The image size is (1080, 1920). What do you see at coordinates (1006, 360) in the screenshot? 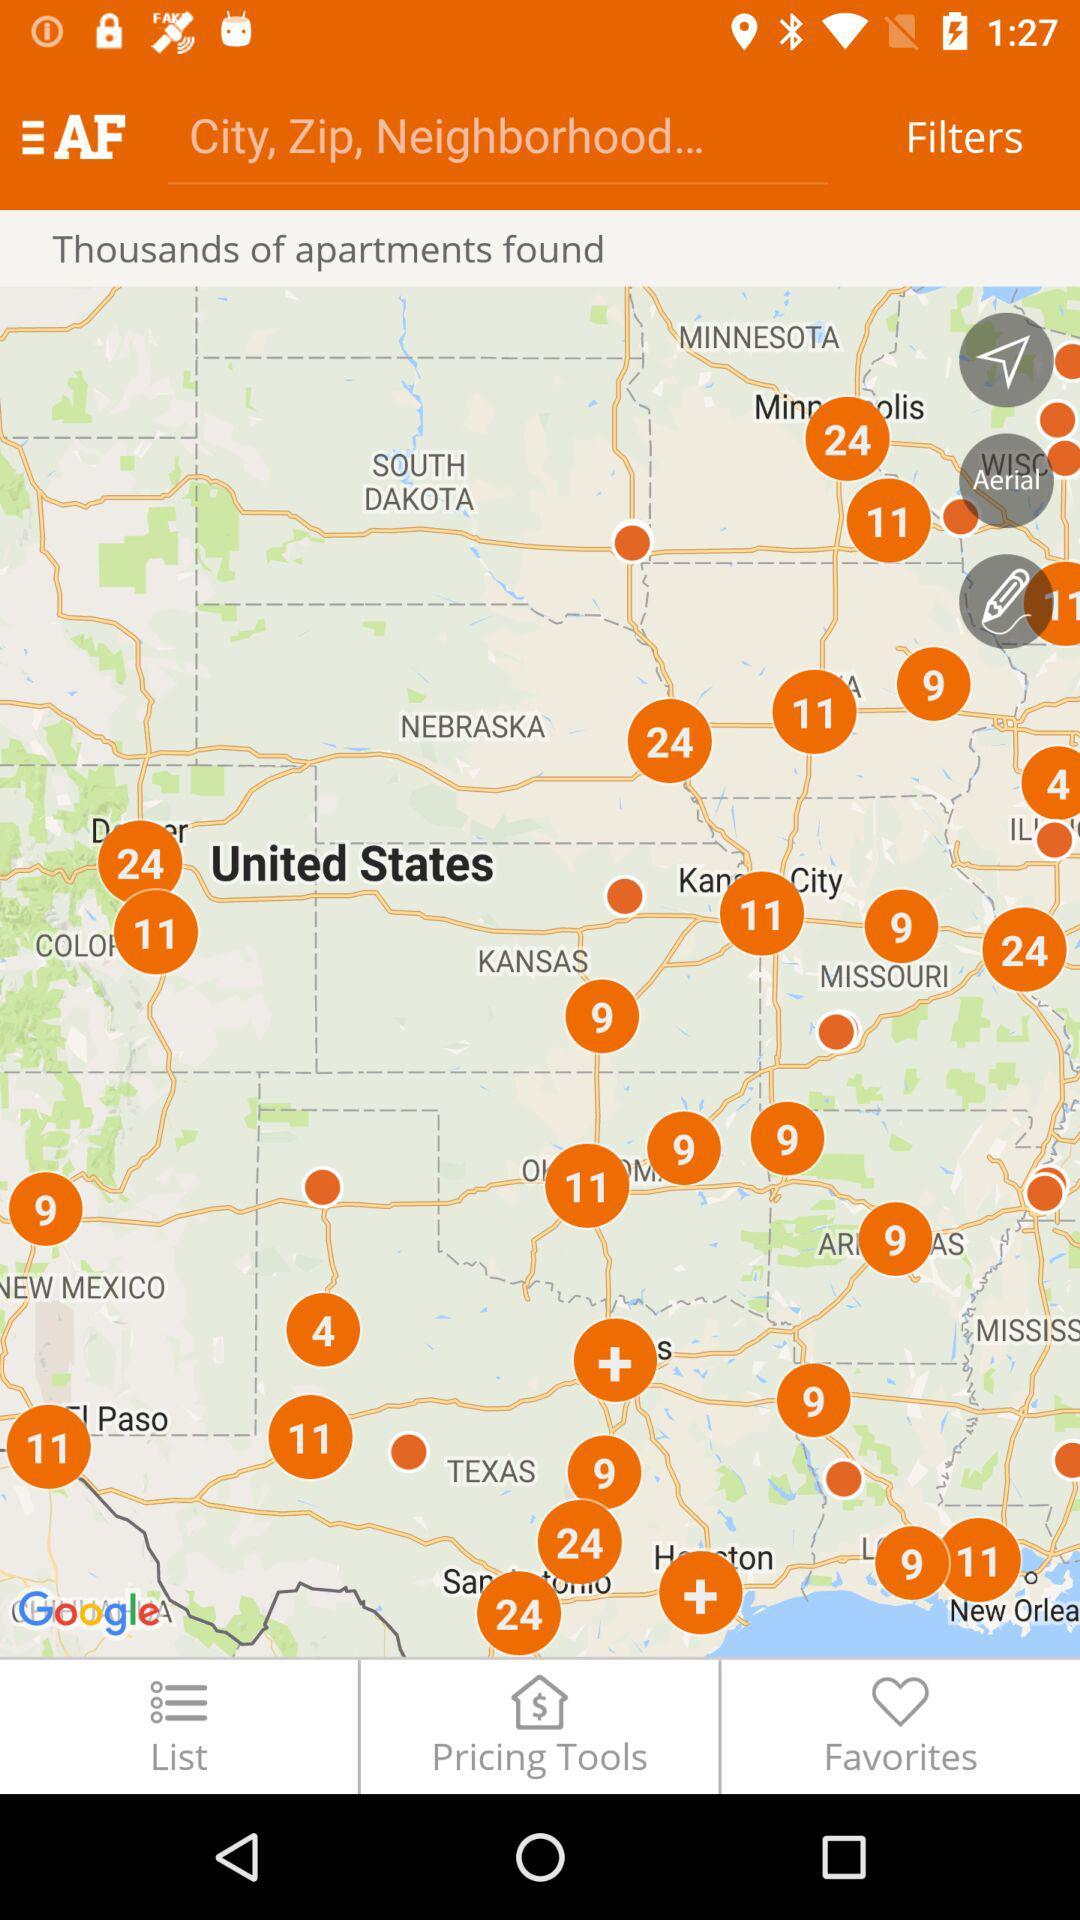
I see `the navigation icon` at bounding box center [1006, 360].